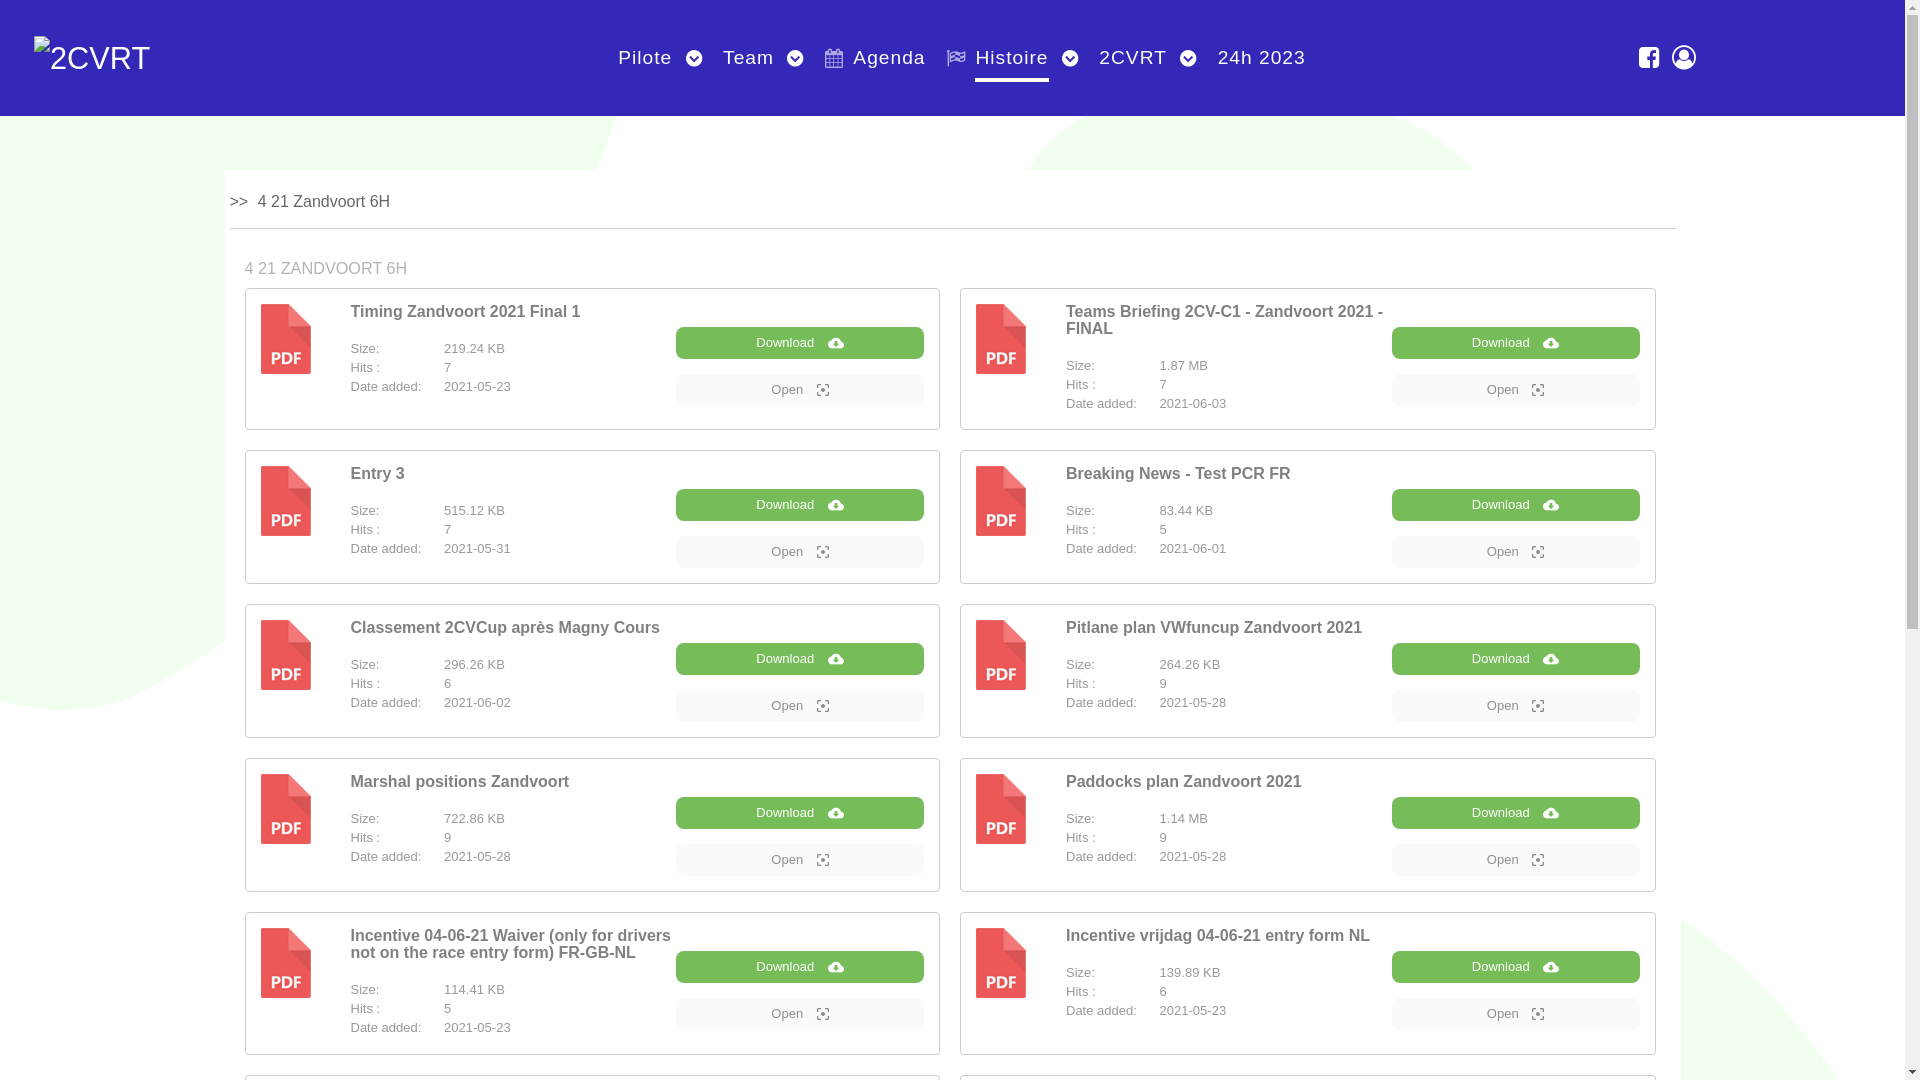 The width and height of the screenshot is (1920, 1080). I want to click on 'Teams Briefing 2CV-C1 - Zandvoort 2021 - FINAL', so click(1223, 319).